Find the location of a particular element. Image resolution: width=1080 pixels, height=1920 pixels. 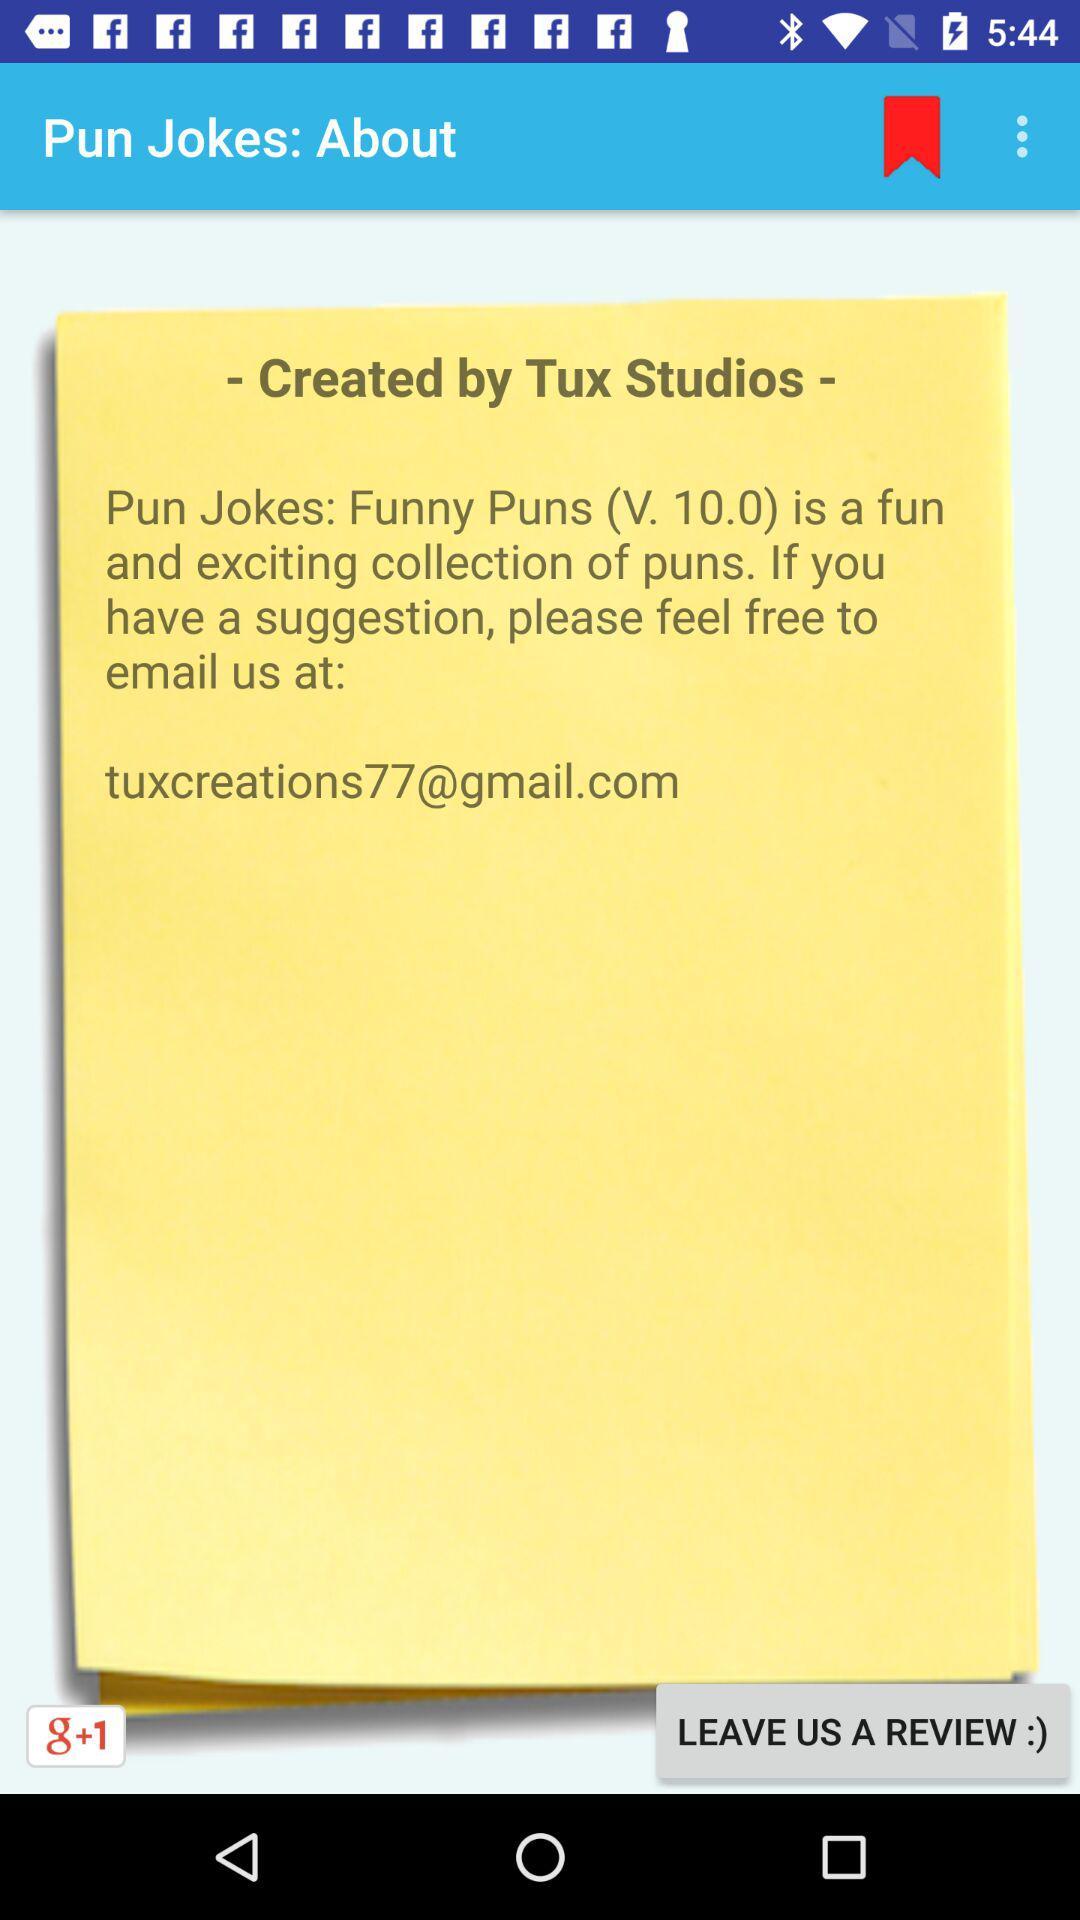

leave us a is located at coordinates (861, 1730).